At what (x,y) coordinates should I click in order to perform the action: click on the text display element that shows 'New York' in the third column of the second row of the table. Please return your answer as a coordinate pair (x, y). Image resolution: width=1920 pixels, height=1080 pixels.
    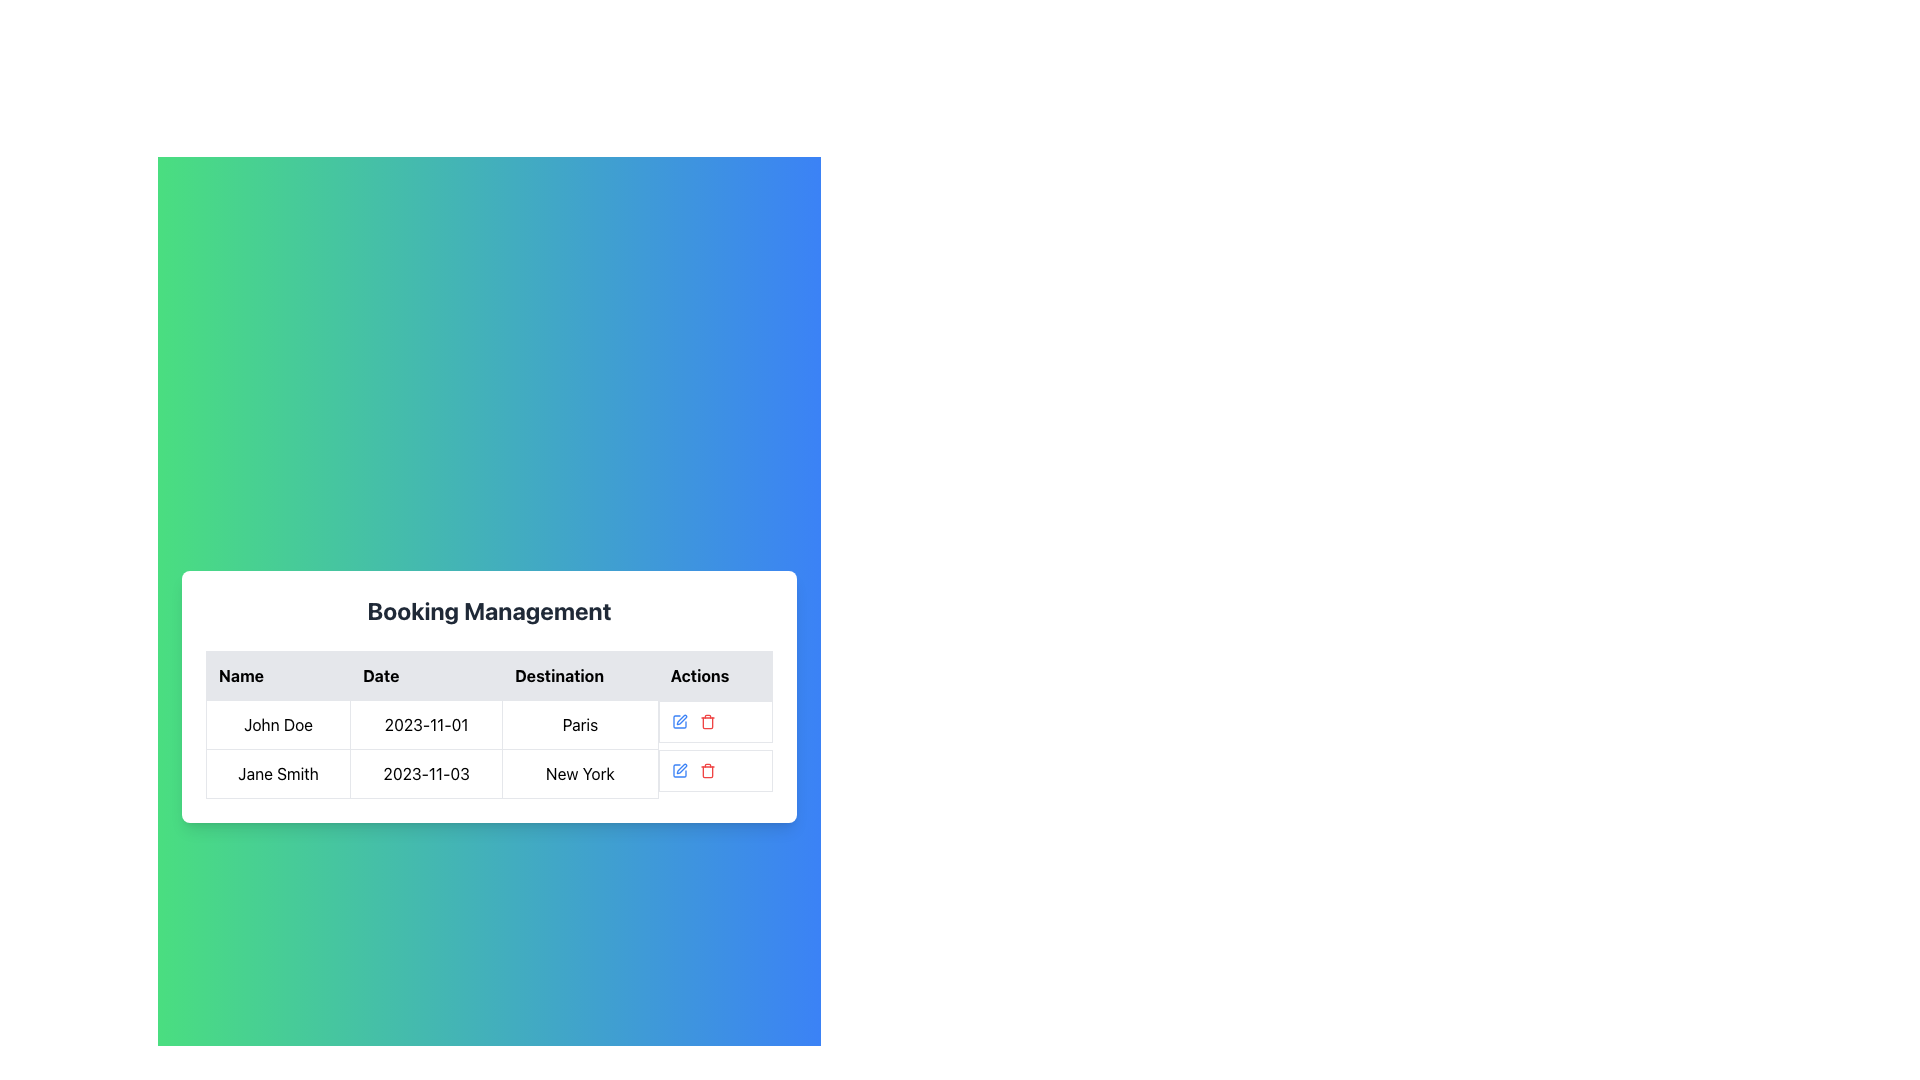
    Looking at the image, I should click on (579, 773).